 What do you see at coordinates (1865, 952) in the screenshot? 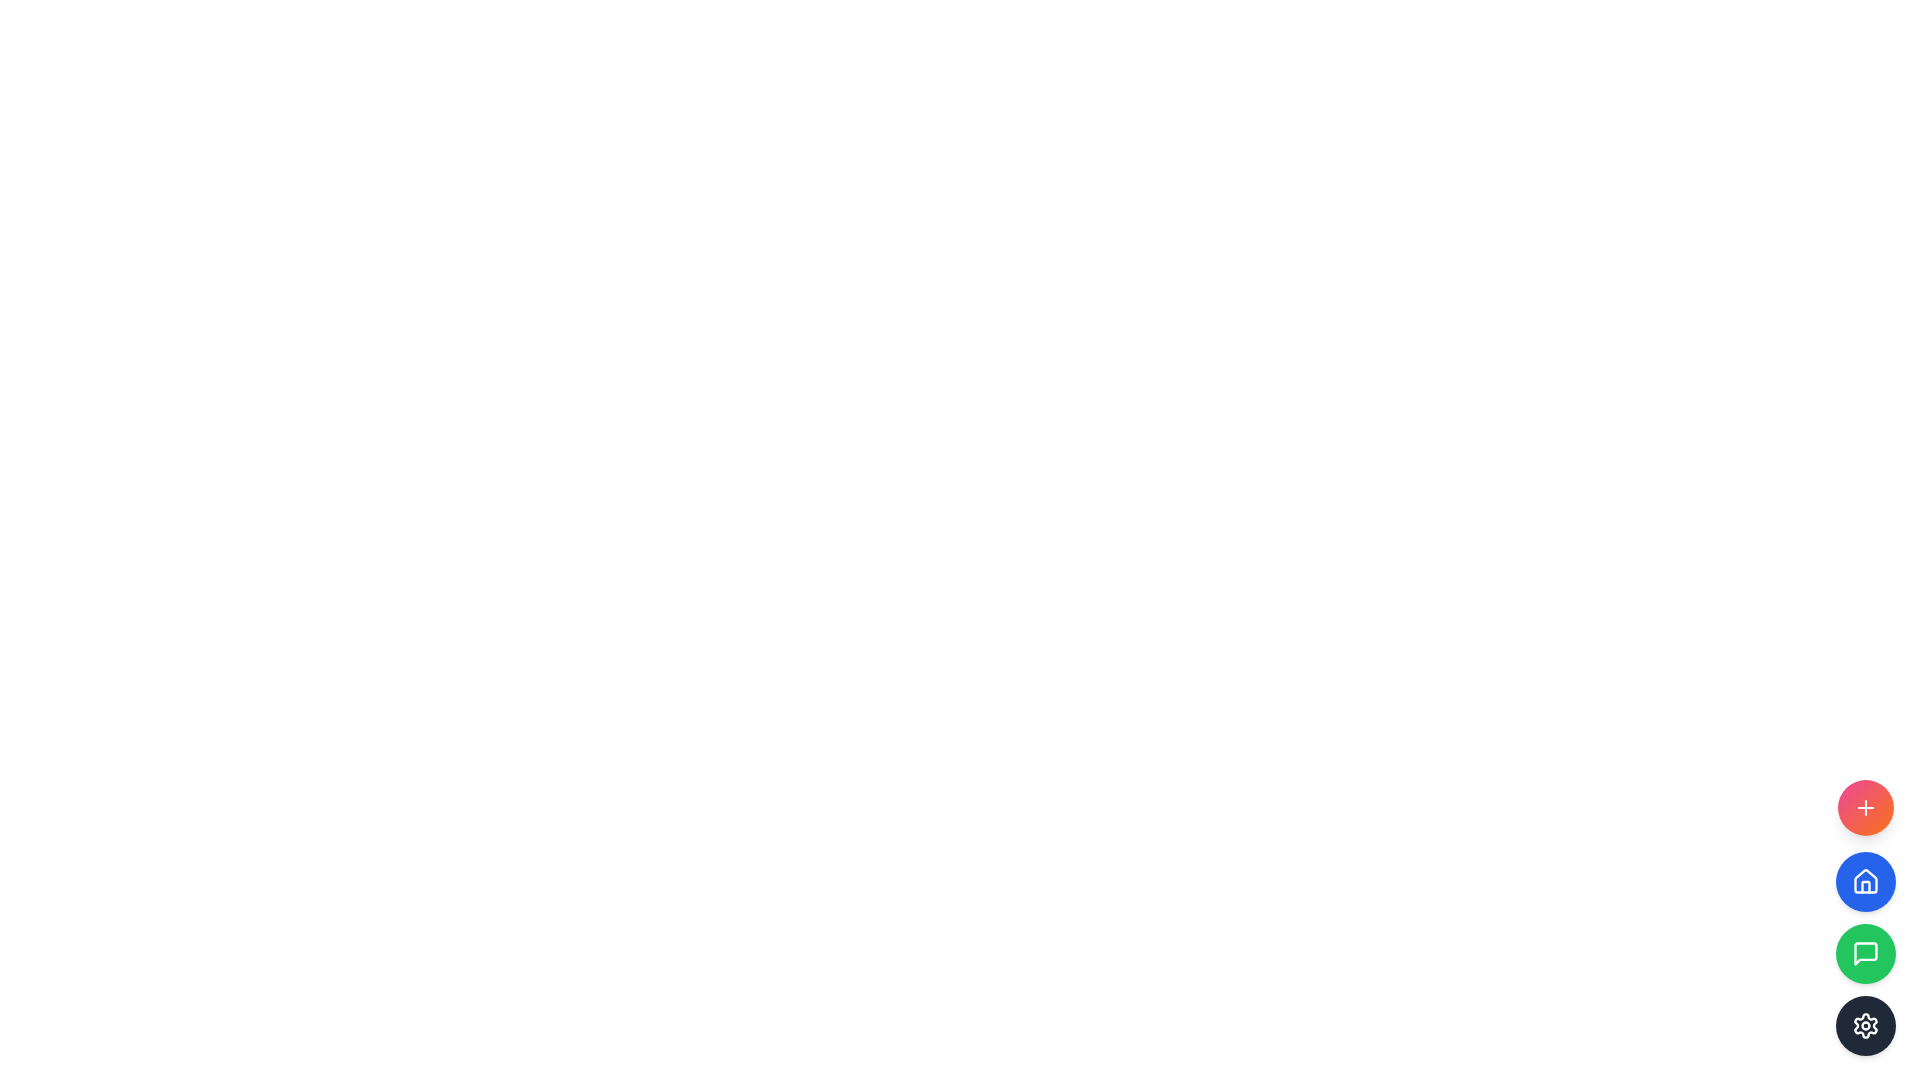
I see `the communication/chat initiation button located between the blue home button and the gray settings button` at bounding box center [1865, 952].